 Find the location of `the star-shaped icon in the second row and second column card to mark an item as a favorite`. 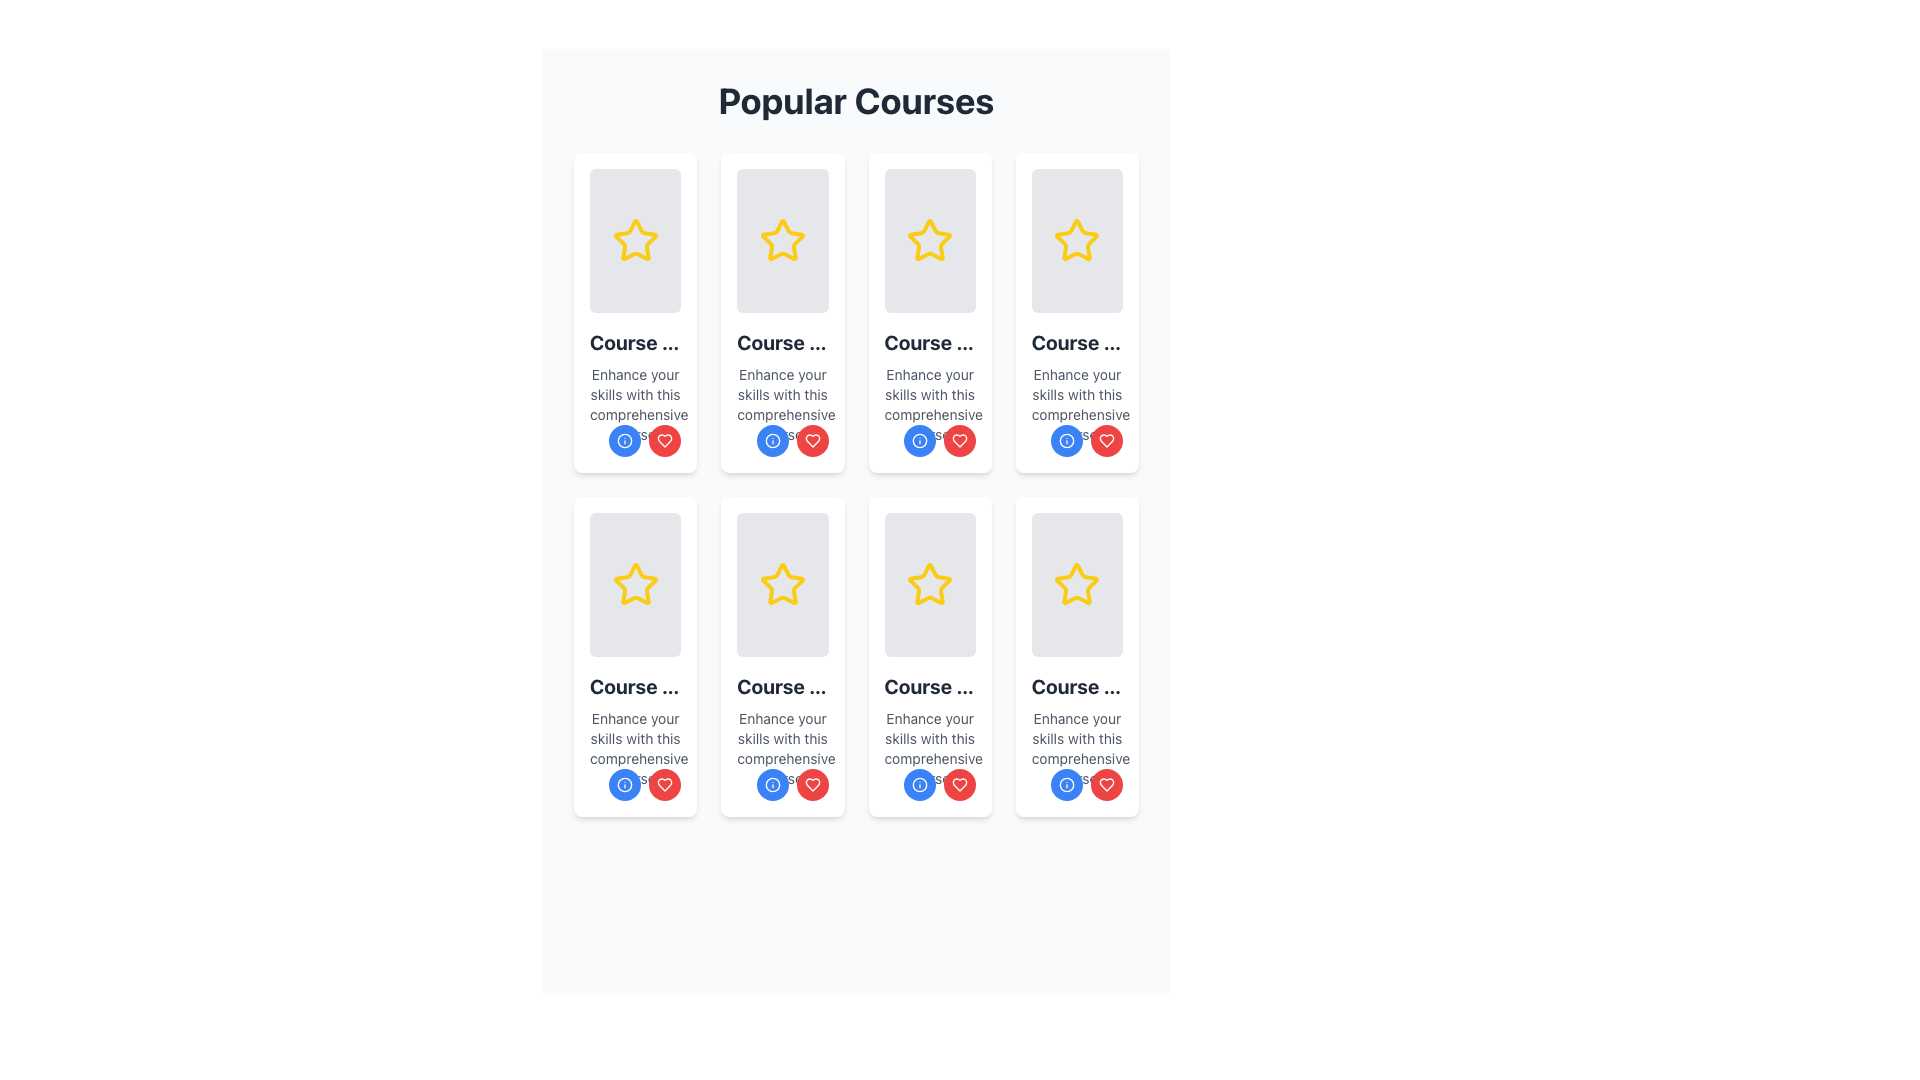

the star-shaped icon in the second row and second column card to mark an item as a favorite is located at coordinates (634, 584).